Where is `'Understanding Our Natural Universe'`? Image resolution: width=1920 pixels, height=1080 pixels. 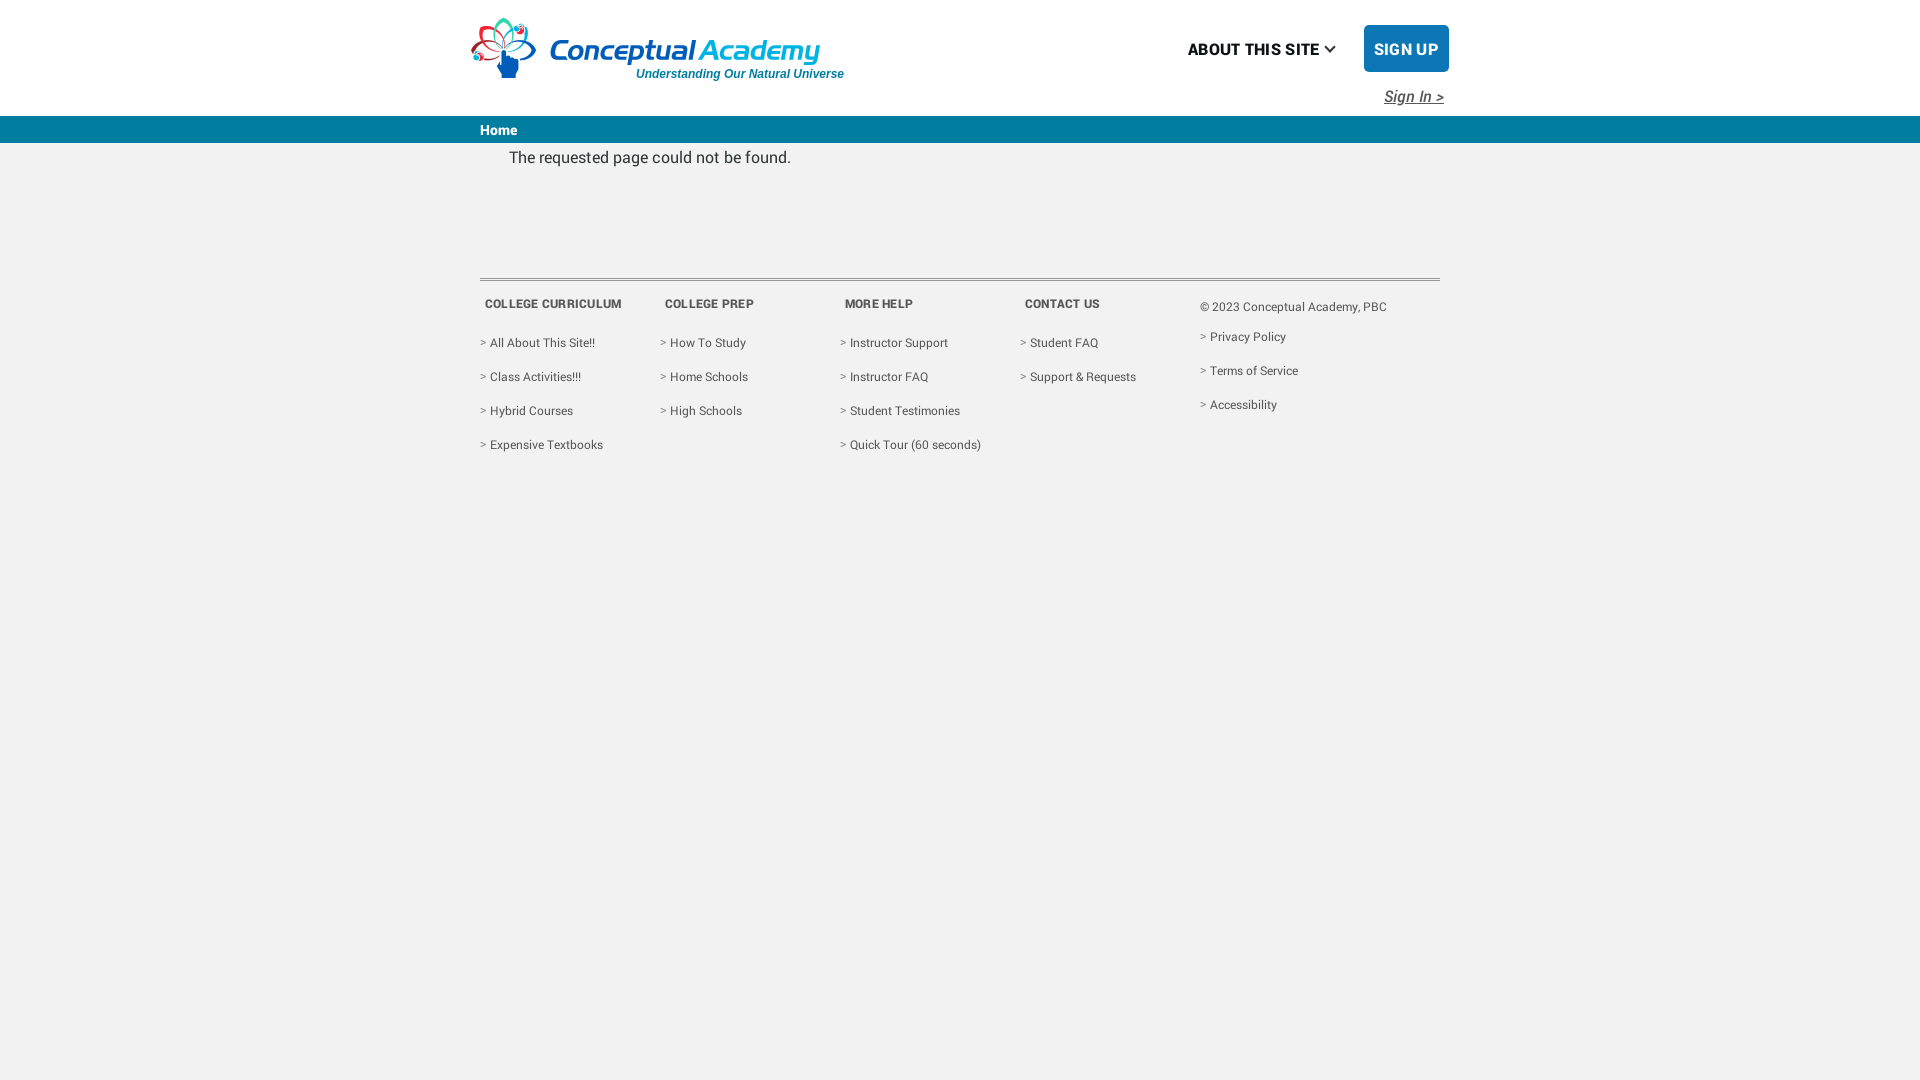
'Understanding Our Natural Universe' is located at coordinates (645, 60).